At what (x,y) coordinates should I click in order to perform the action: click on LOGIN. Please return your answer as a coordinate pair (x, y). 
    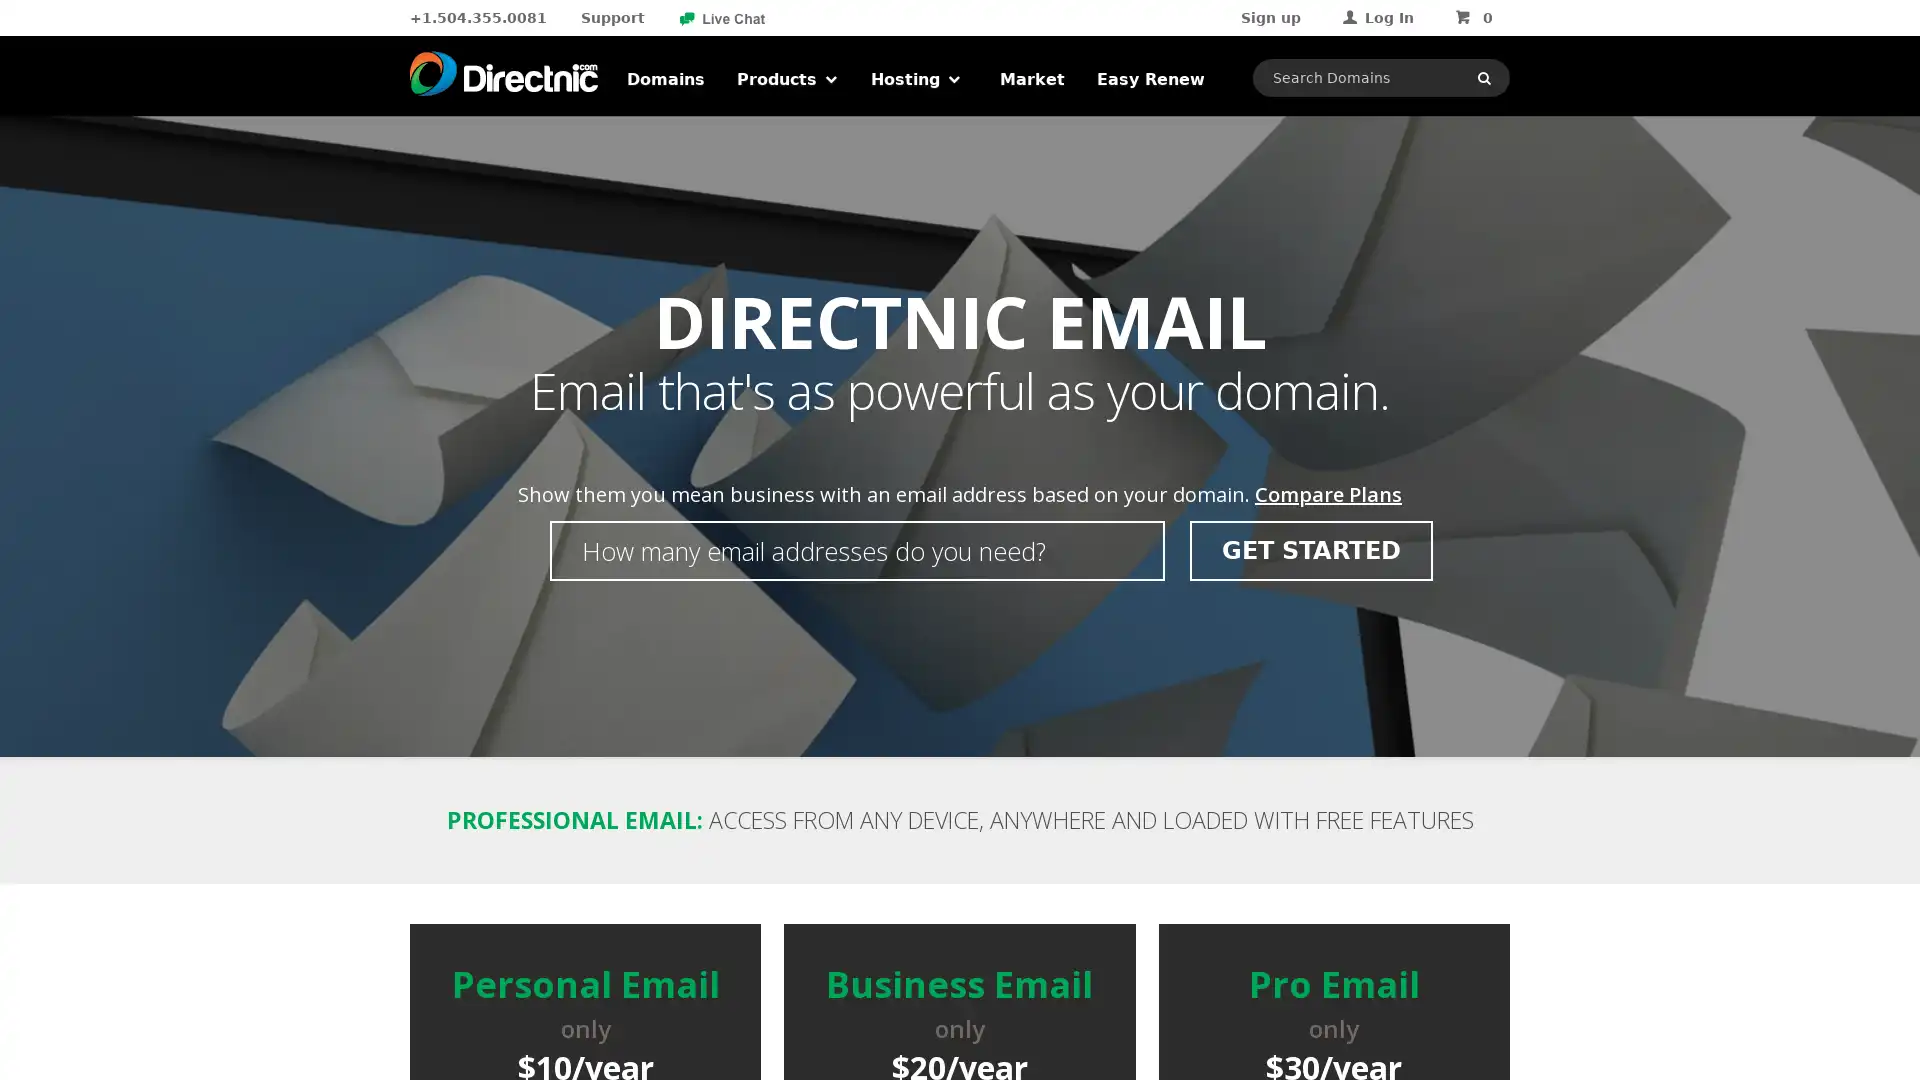
    Looking at the image, I should click on (1422, 204).